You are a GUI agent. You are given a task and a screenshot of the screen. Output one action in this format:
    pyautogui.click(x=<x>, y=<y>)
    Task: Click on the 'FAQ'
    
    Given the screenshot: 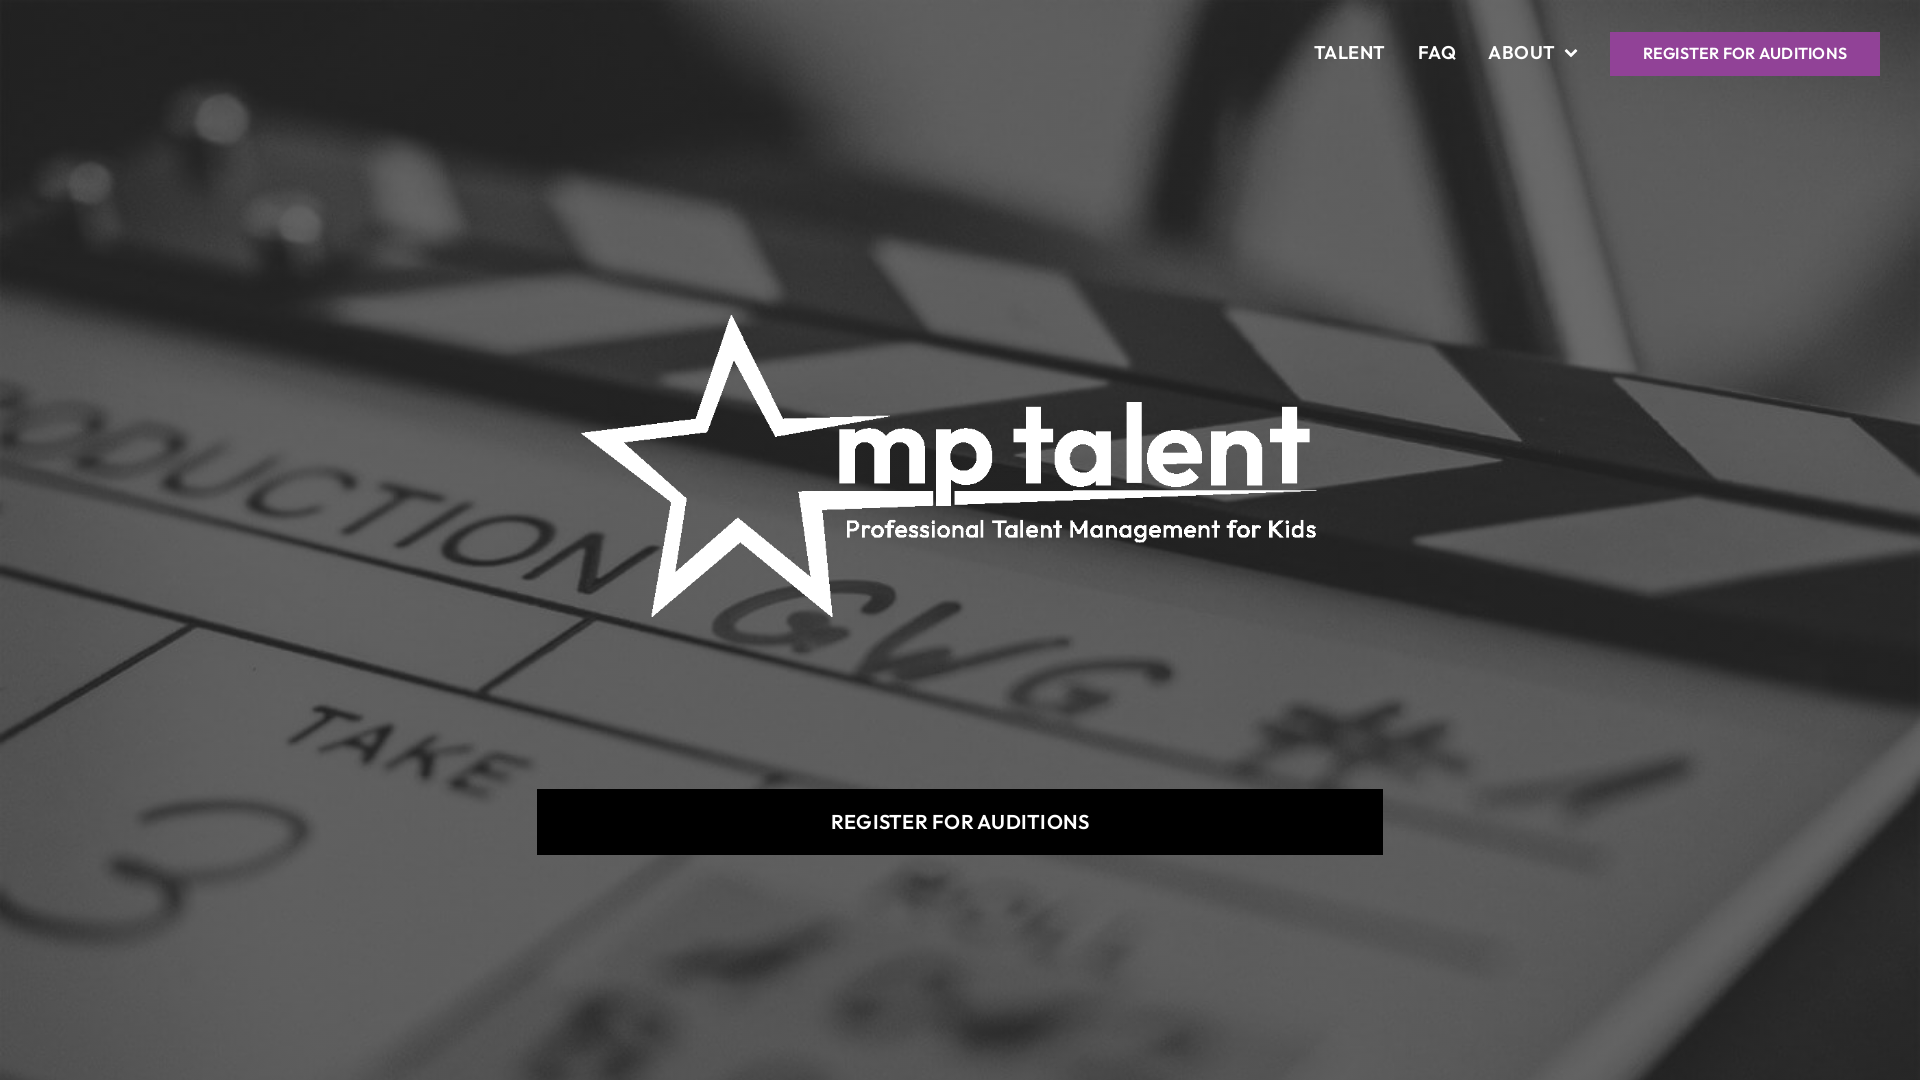 What is the action you would take?
    pyautogui.click(x=1400, y=53)
    